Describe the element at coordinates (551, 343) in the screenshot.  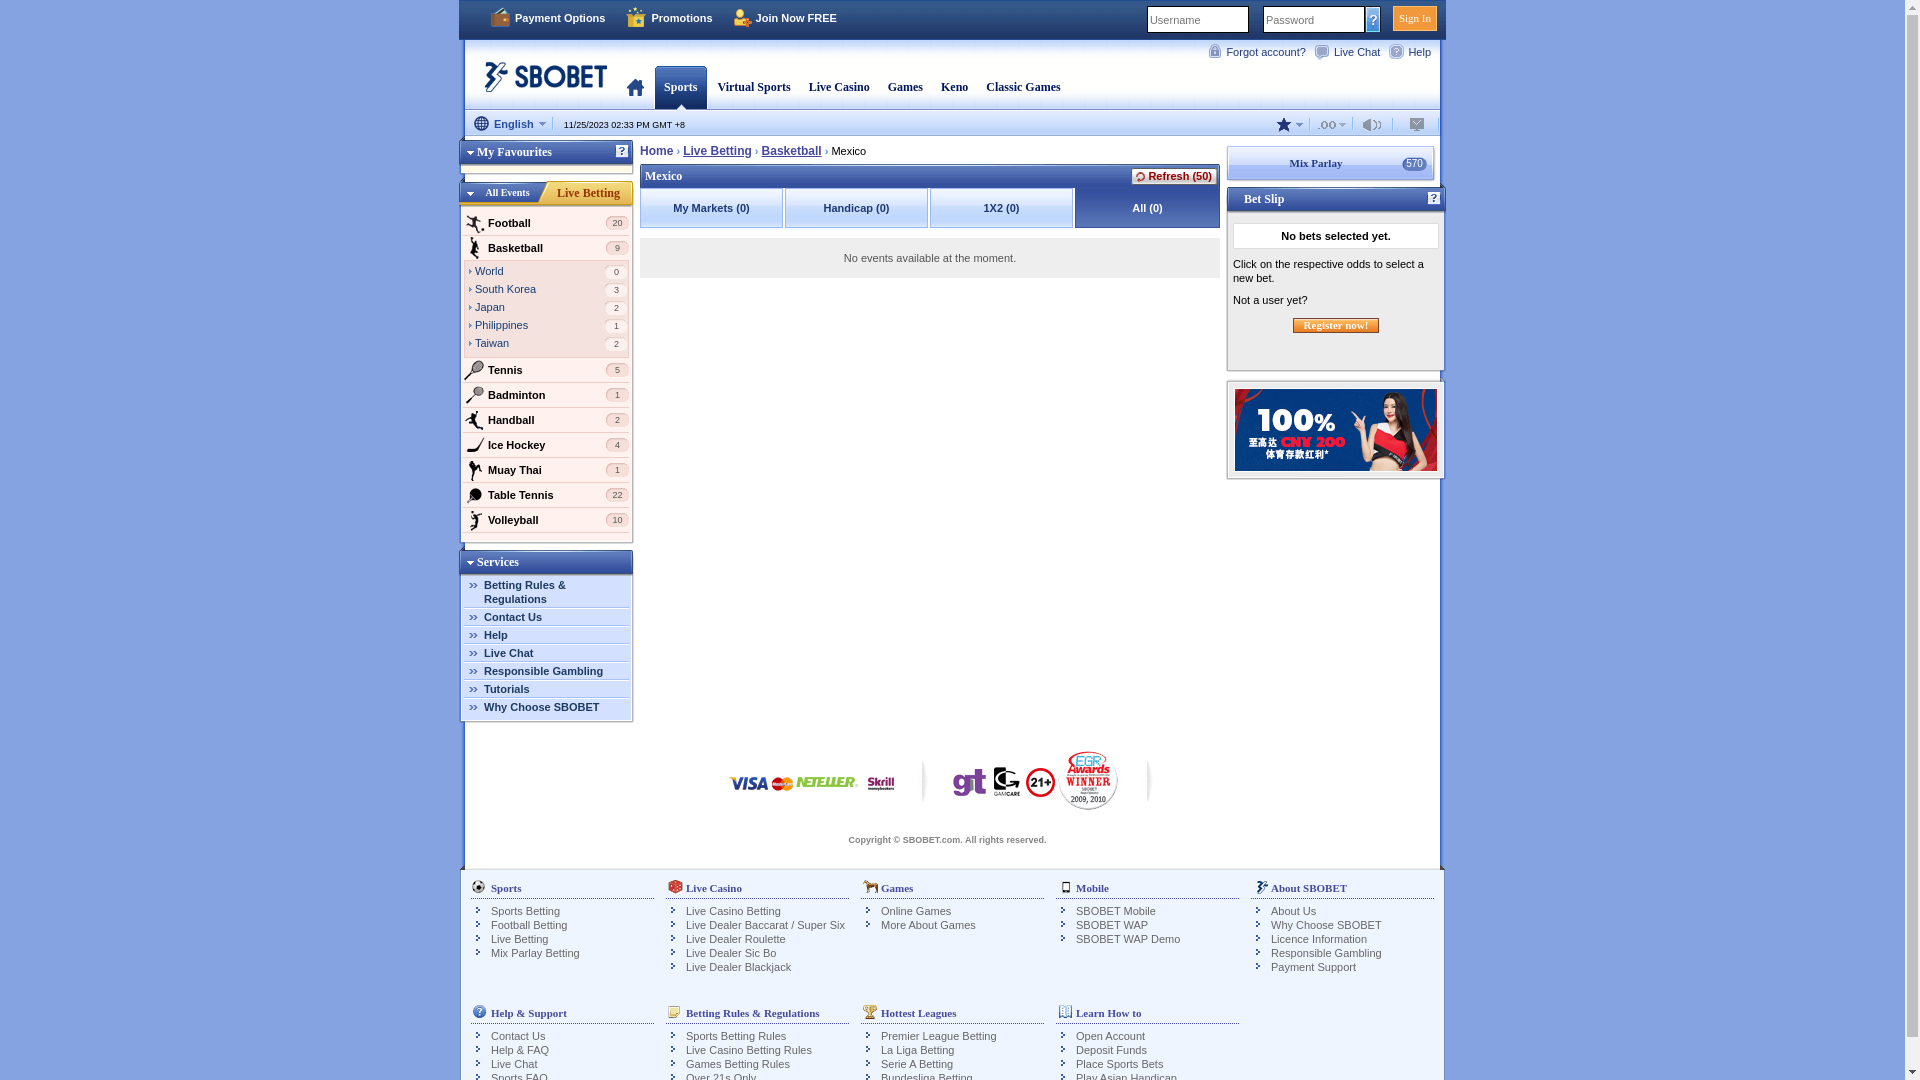
I see `'Taiwan` at that location.